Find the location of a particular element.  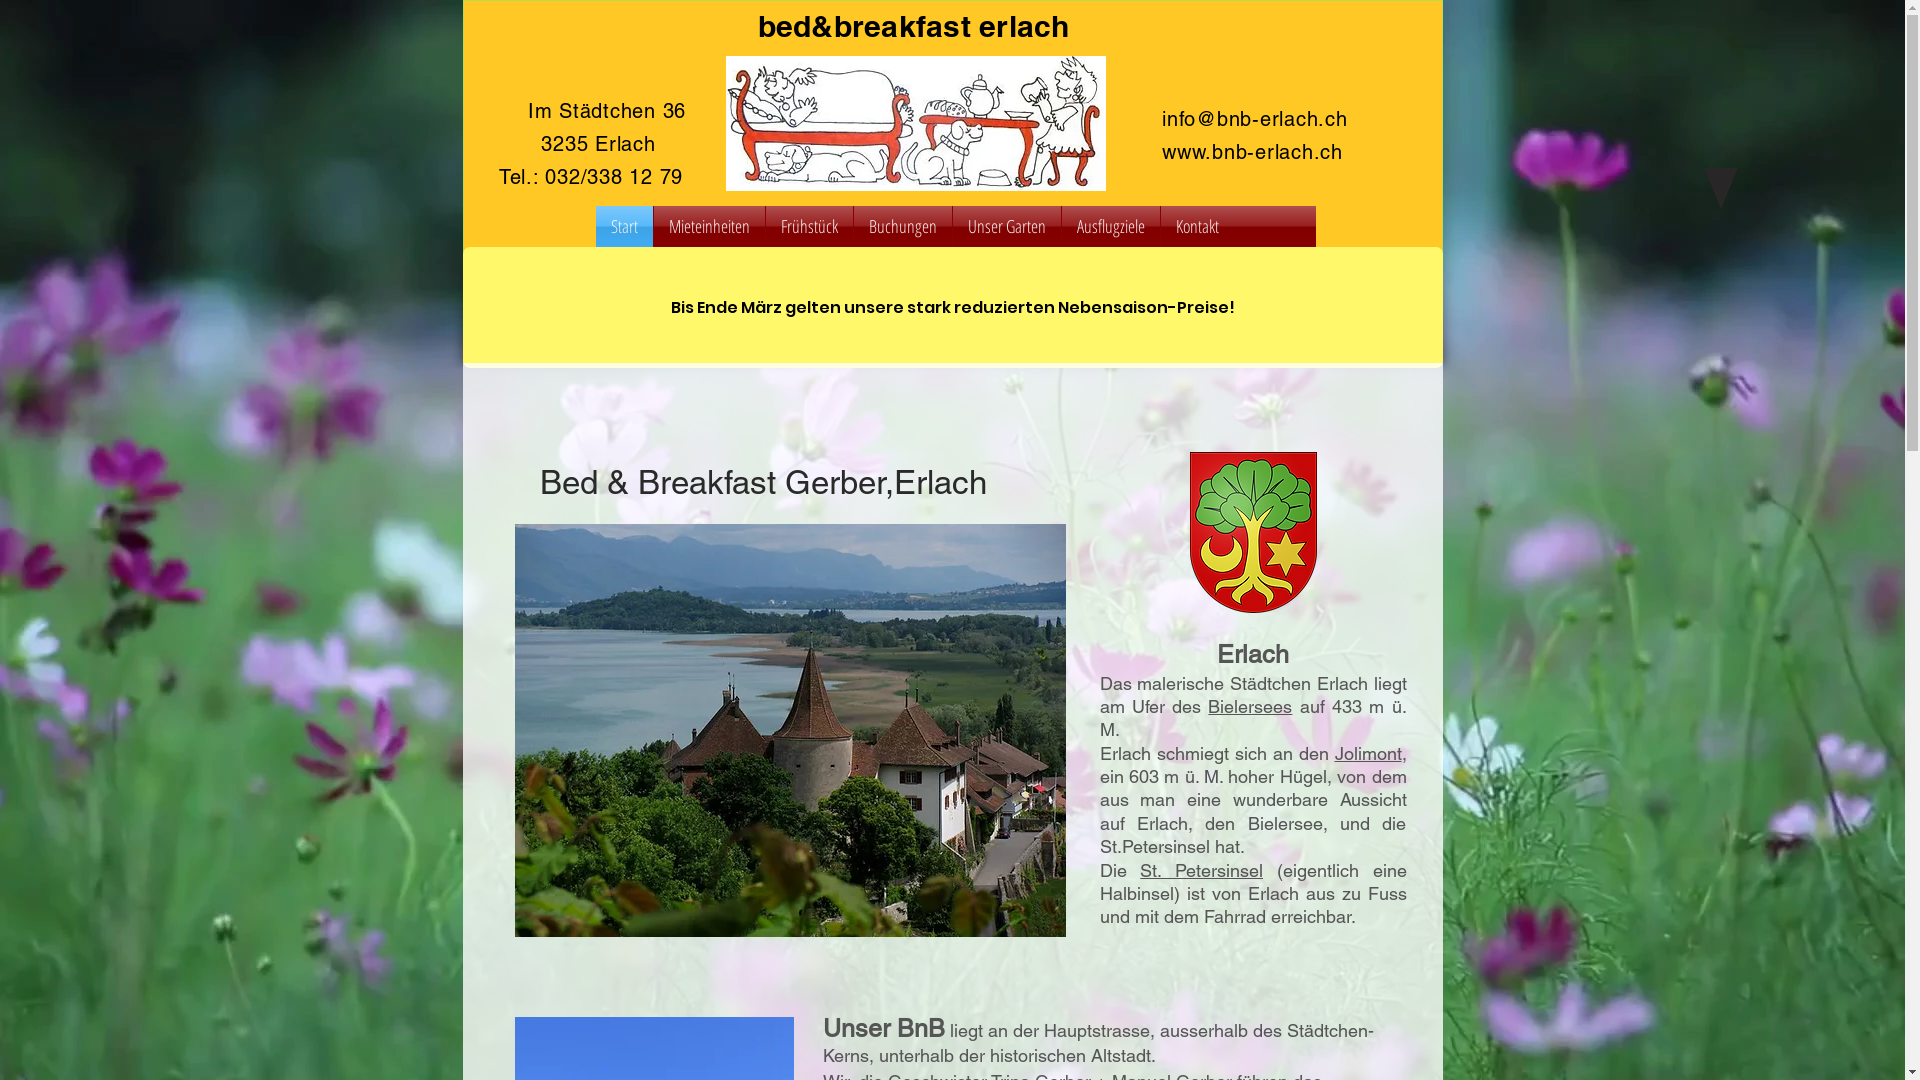

'Bed and Breakfast' is located at coordinates (915, 123).